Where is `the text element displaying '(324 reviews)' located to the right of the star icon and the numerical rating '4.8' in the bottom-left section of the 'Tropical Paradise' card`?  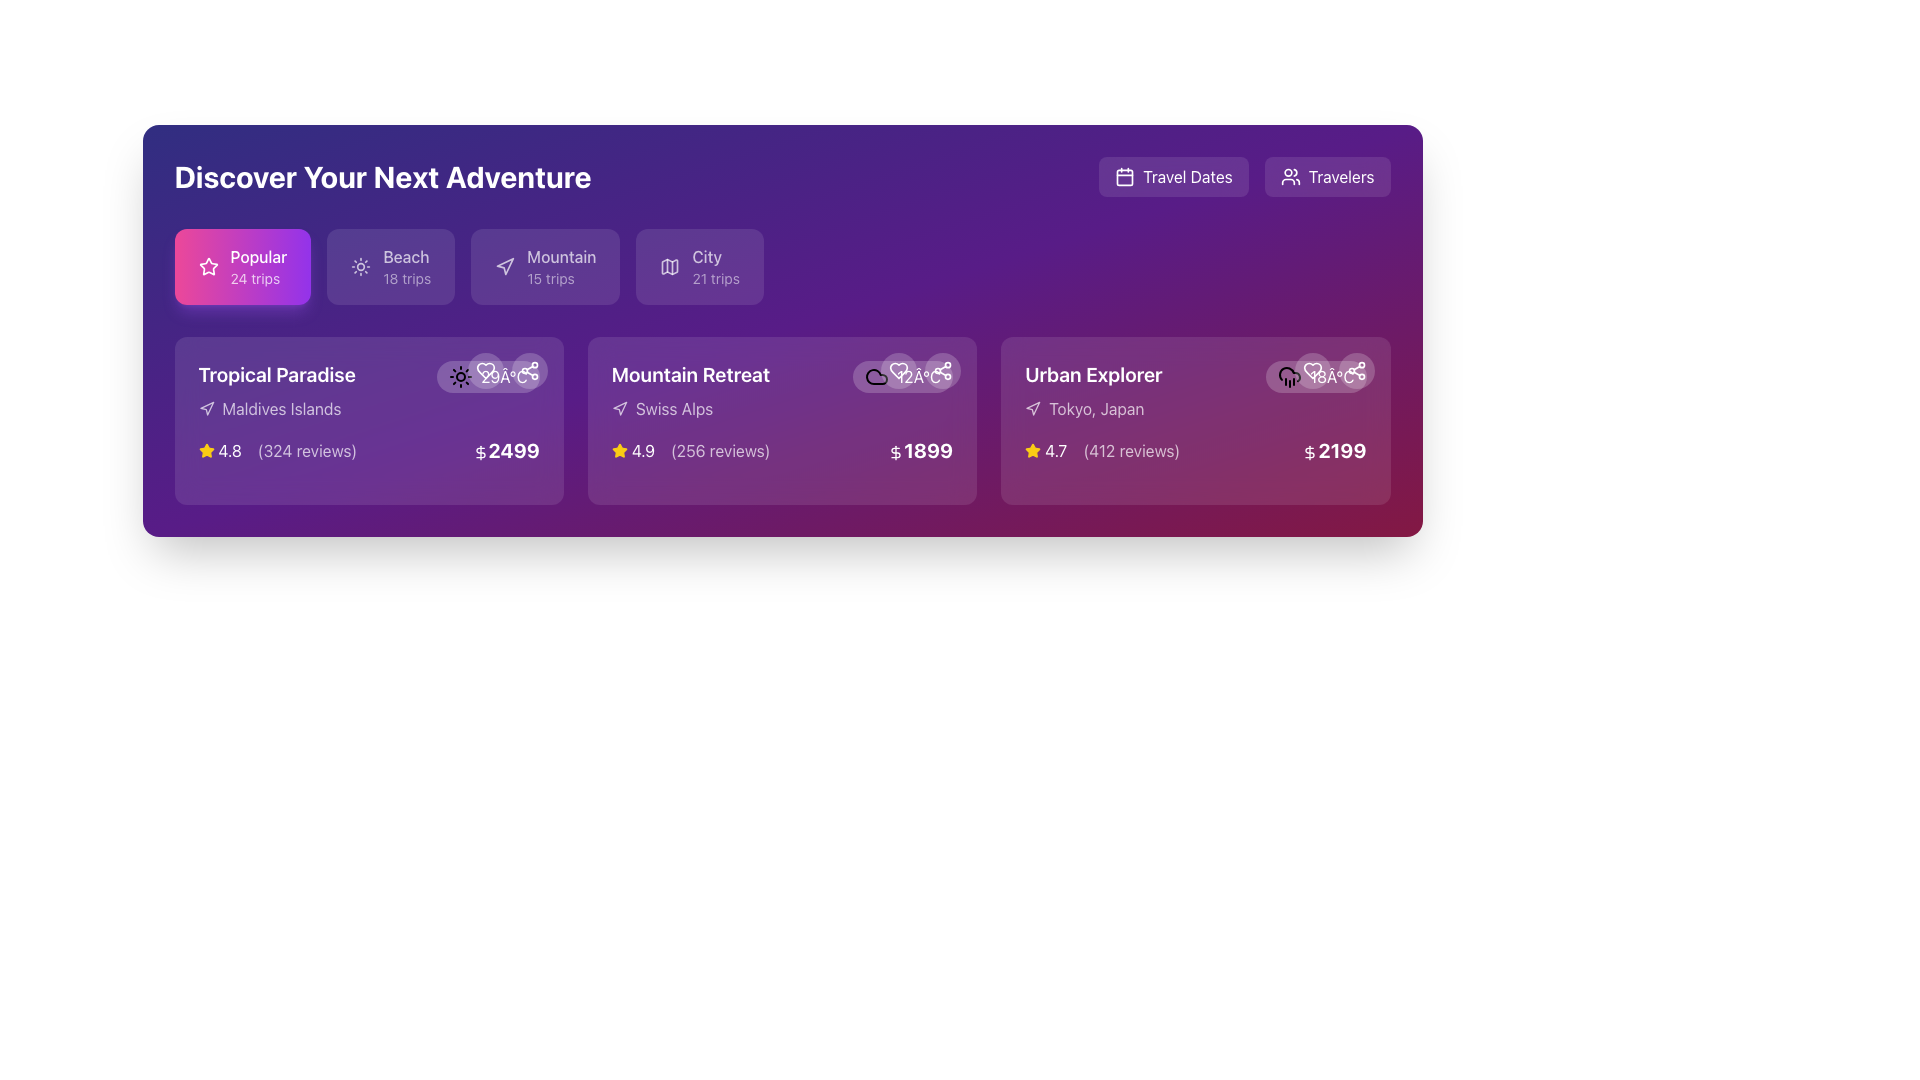 the text element displaying '(324 reviews)' located to the right of the star icon and the numerical rating '4.8' in the bottom-left section of the 'Tropical Paradise' card is located at coordinates (306, 451).